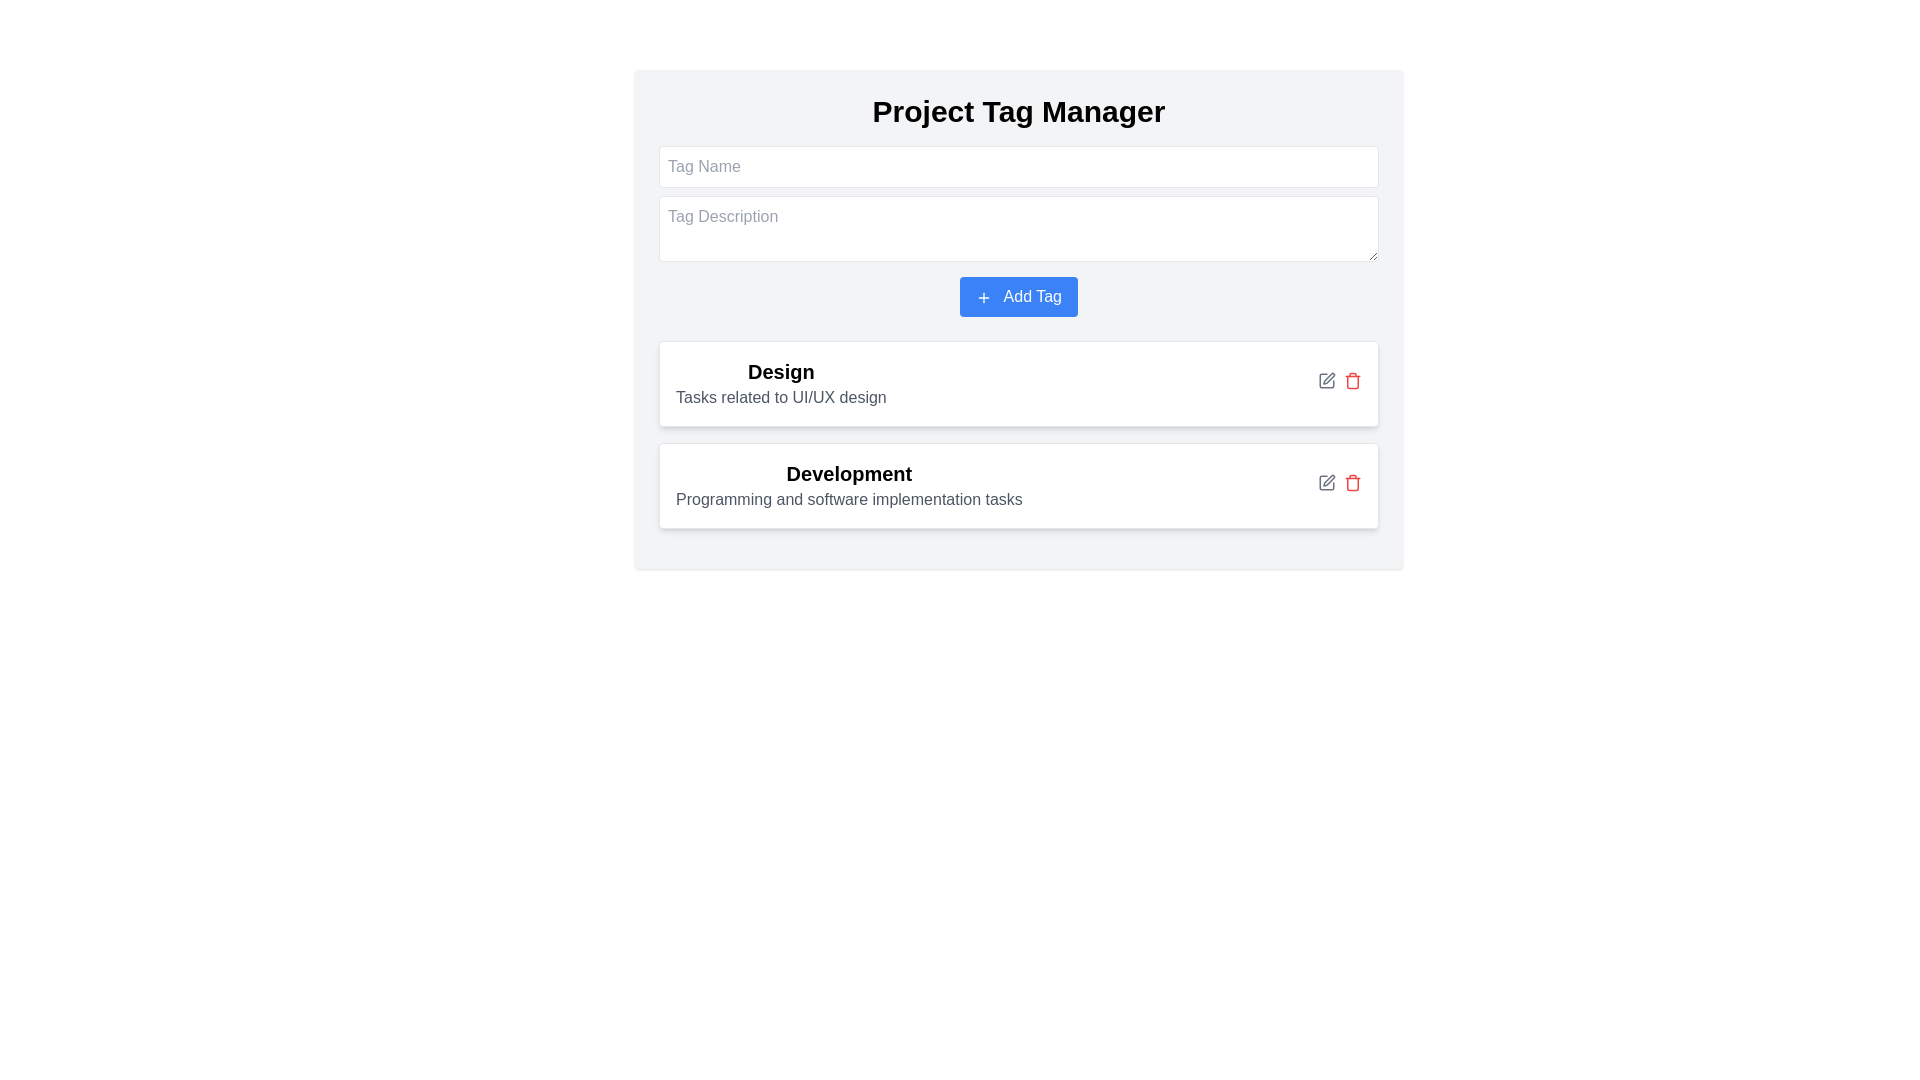 The image size is (1920, 1080). Describe the element at coordinates (1018, 297) in the screenshot. I see `the button used` at that location.